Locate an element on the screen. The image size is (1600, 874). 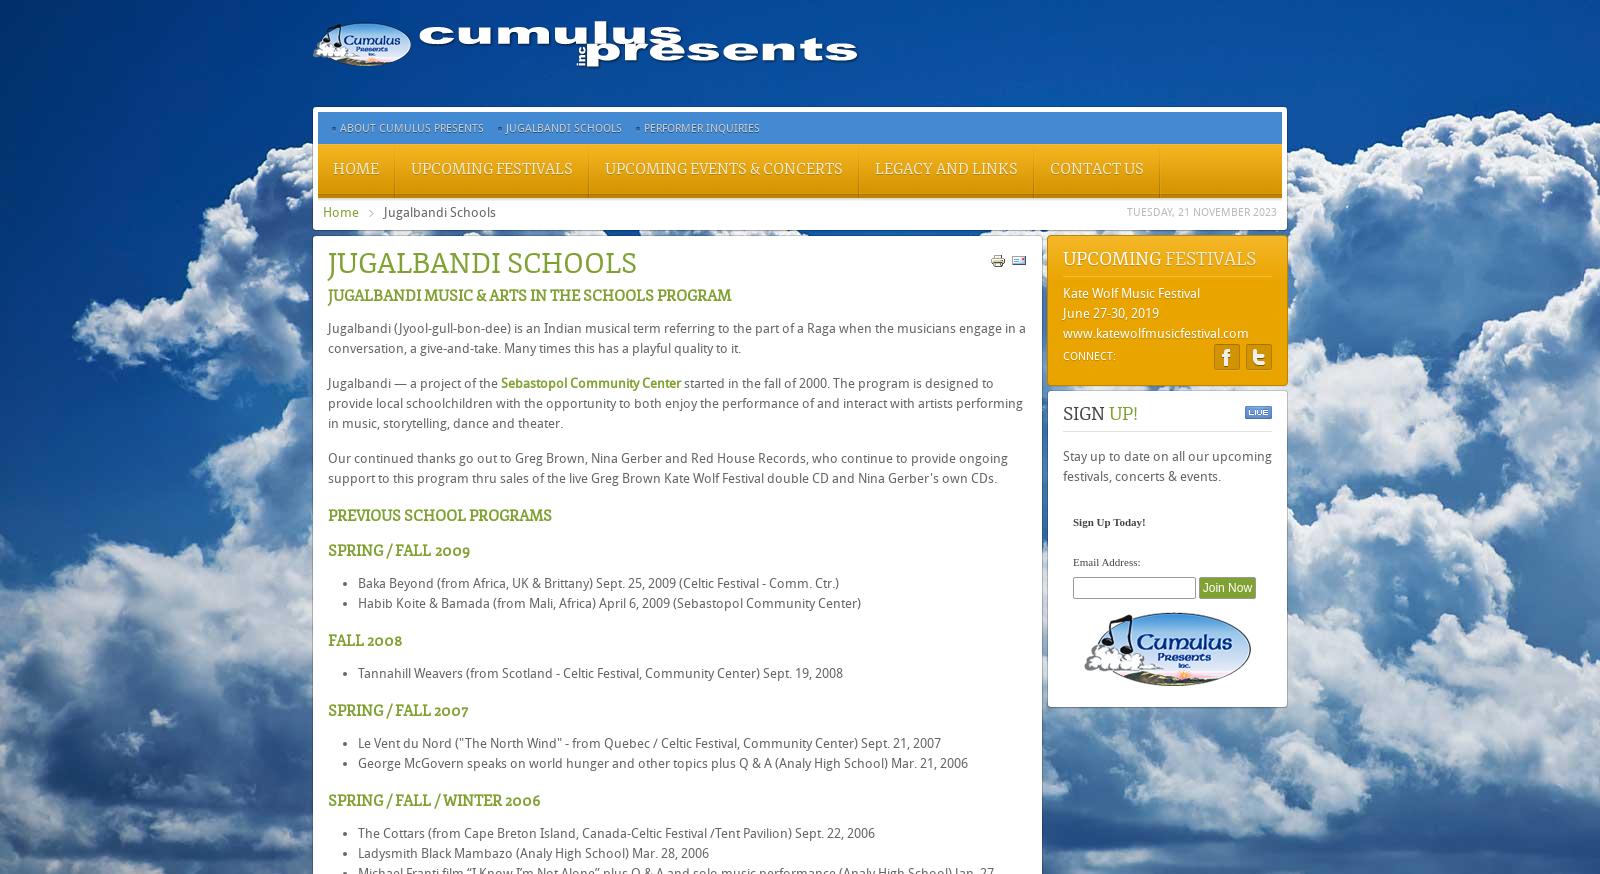
'About Cumulus Presents' is located at coordinates (340, 128).